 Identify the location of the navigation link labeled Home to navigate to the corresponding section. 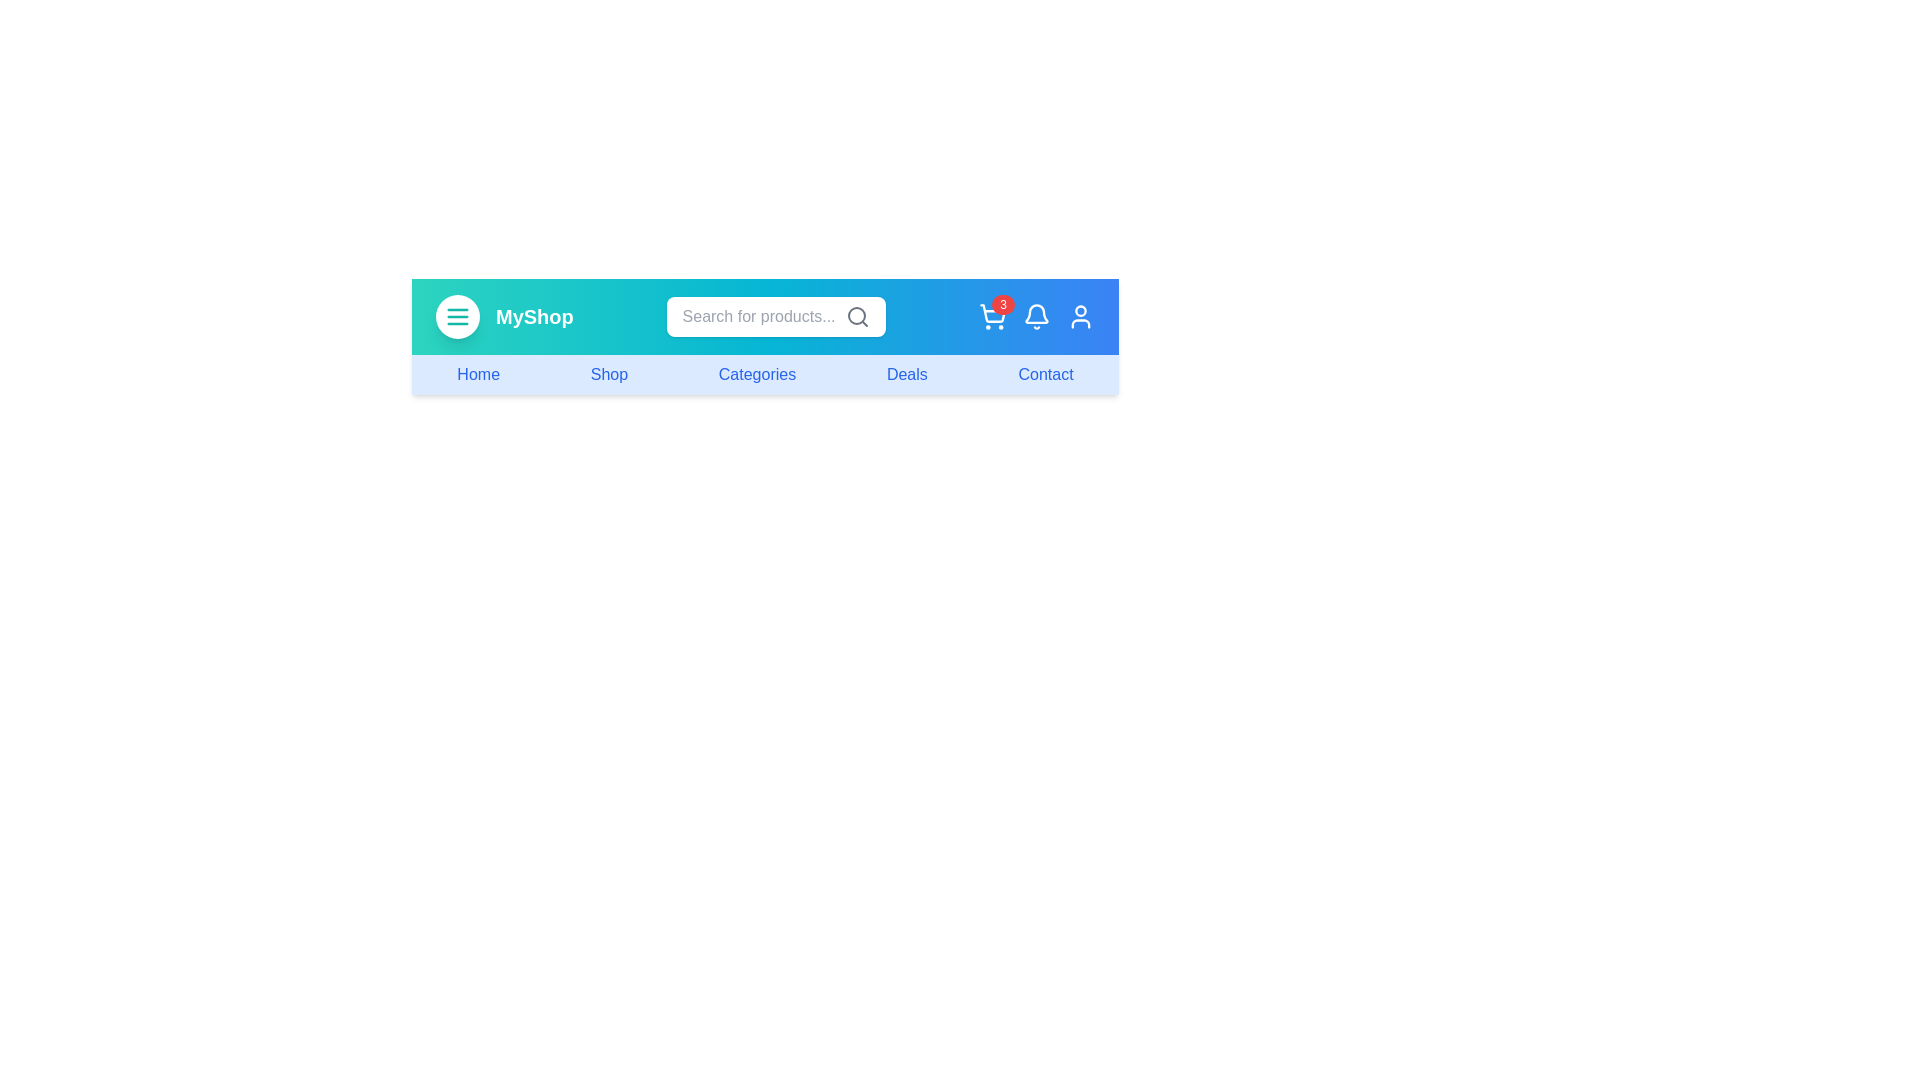
(477, 374).